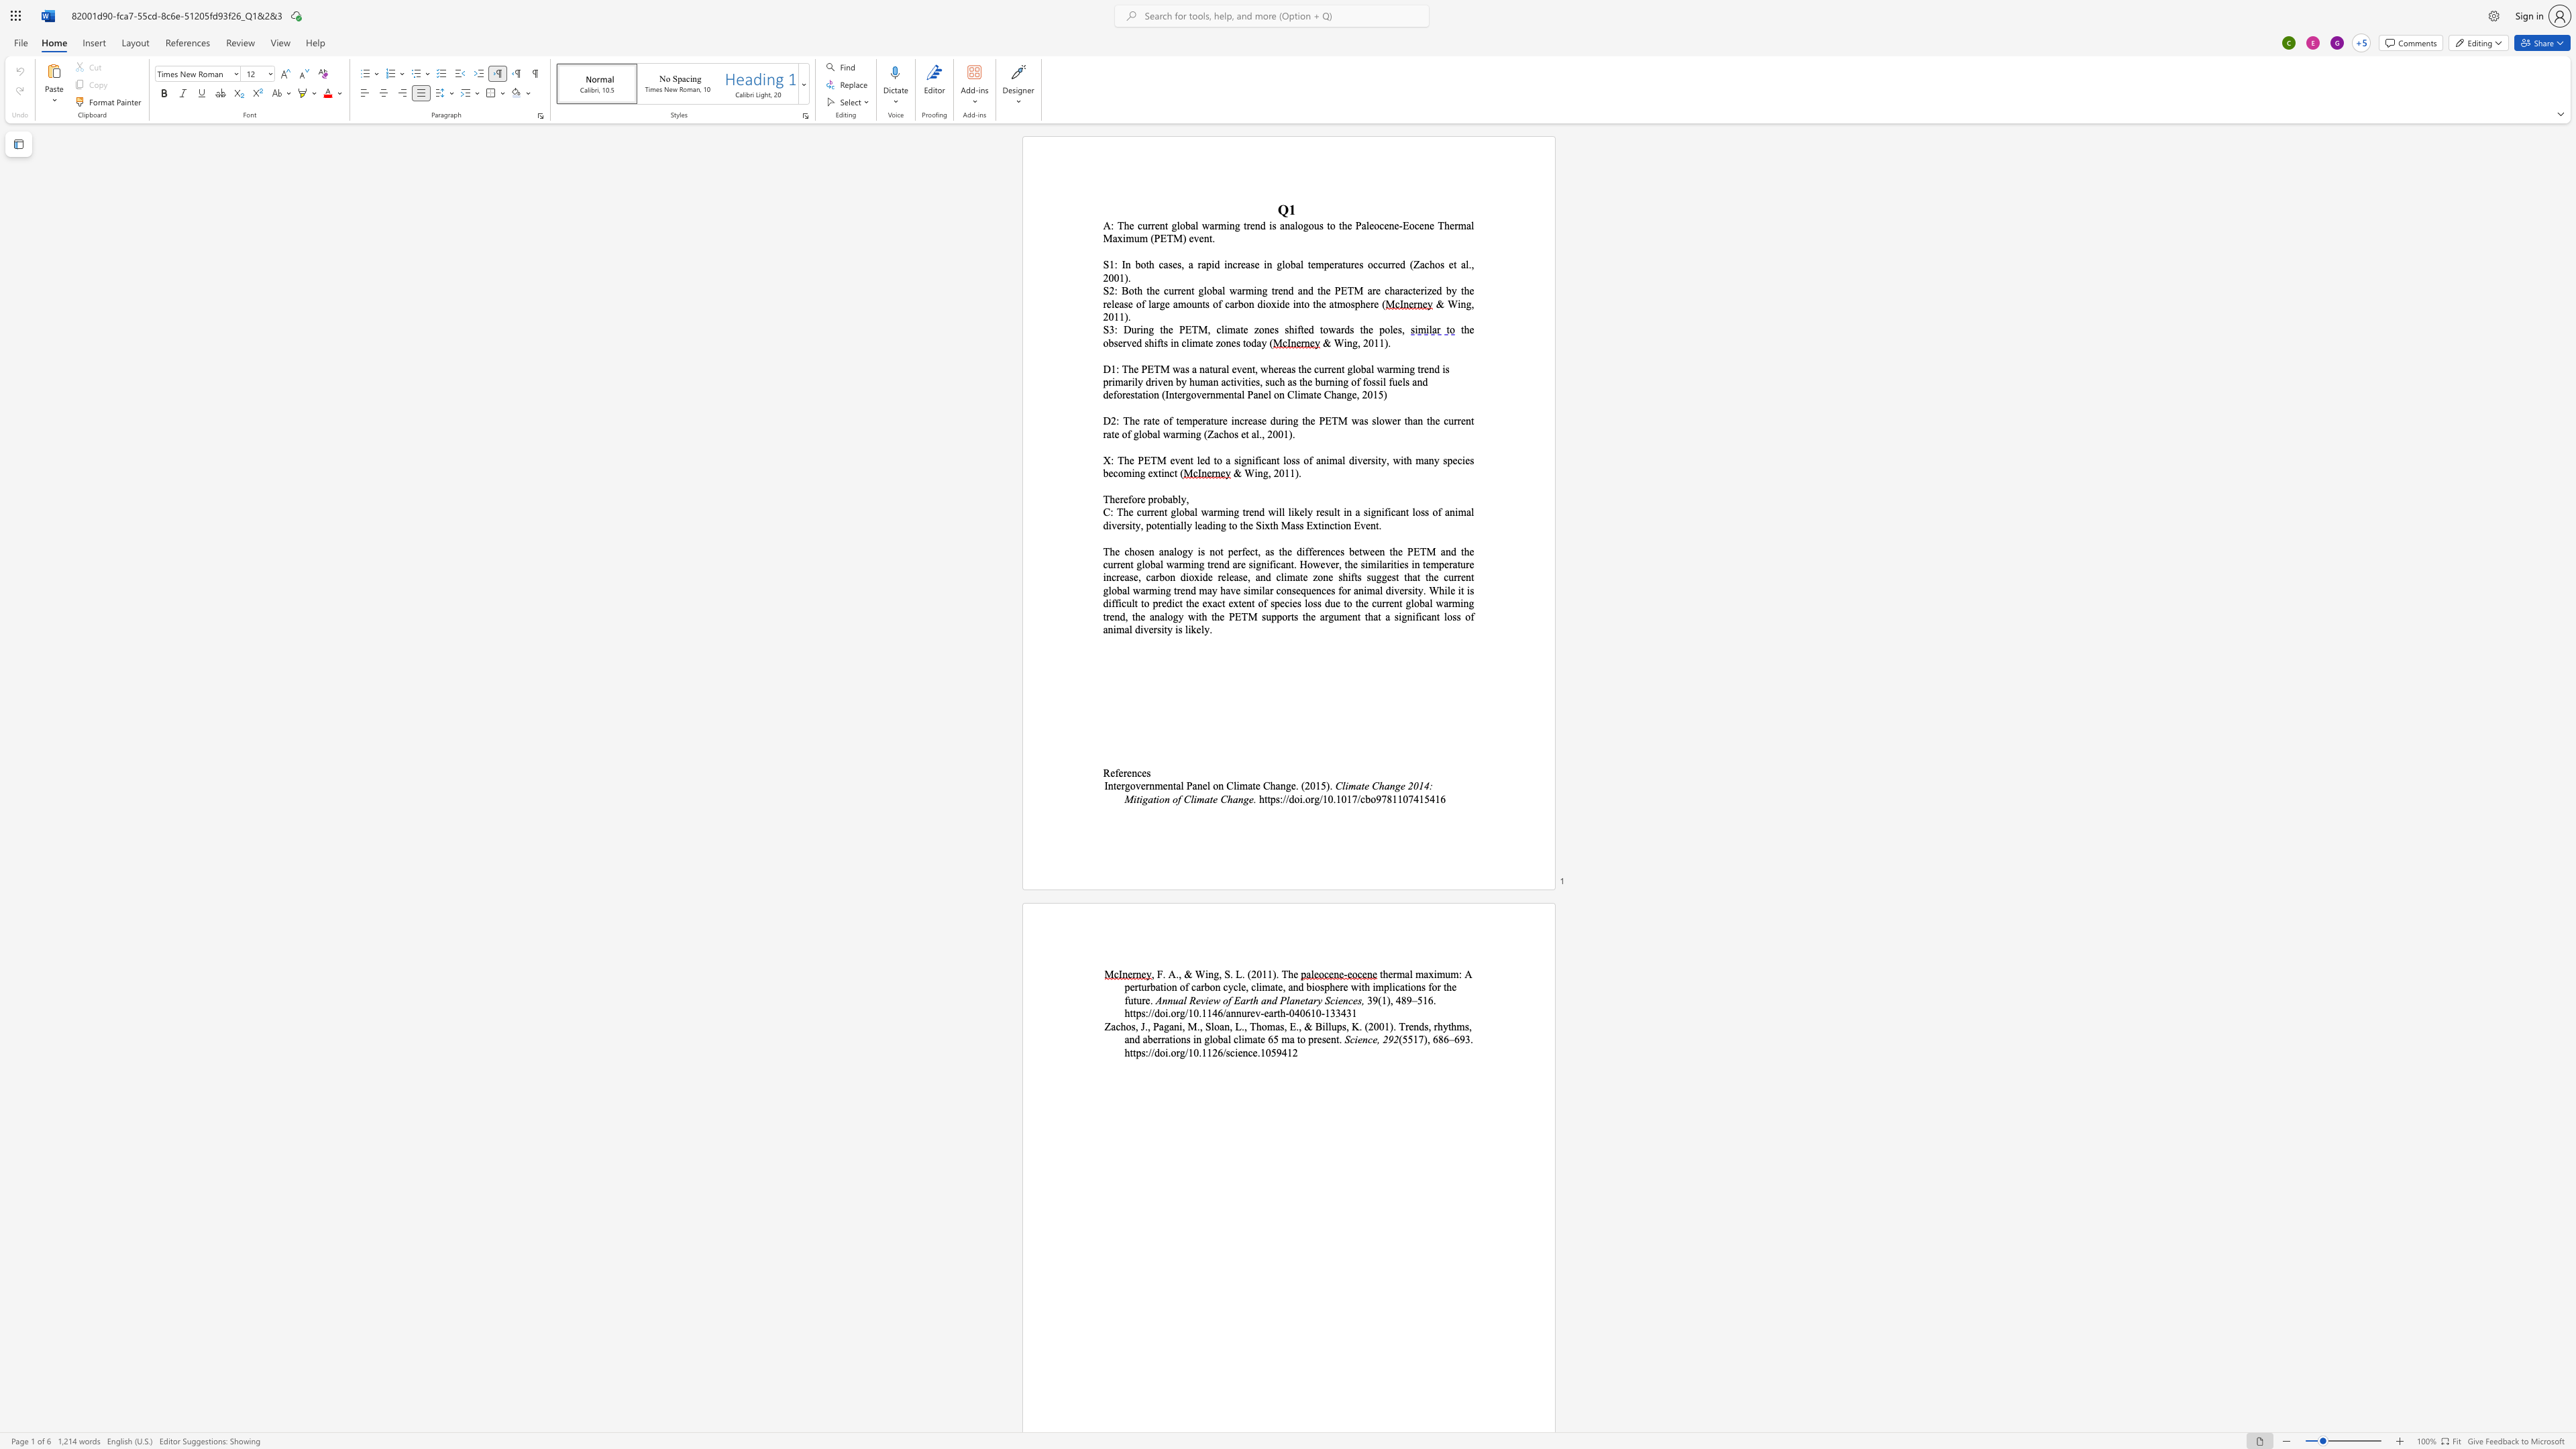  Describe the element at coordinates (1296, 511) in the screenshot. I see `the 1th character "k" in the text` at that location.